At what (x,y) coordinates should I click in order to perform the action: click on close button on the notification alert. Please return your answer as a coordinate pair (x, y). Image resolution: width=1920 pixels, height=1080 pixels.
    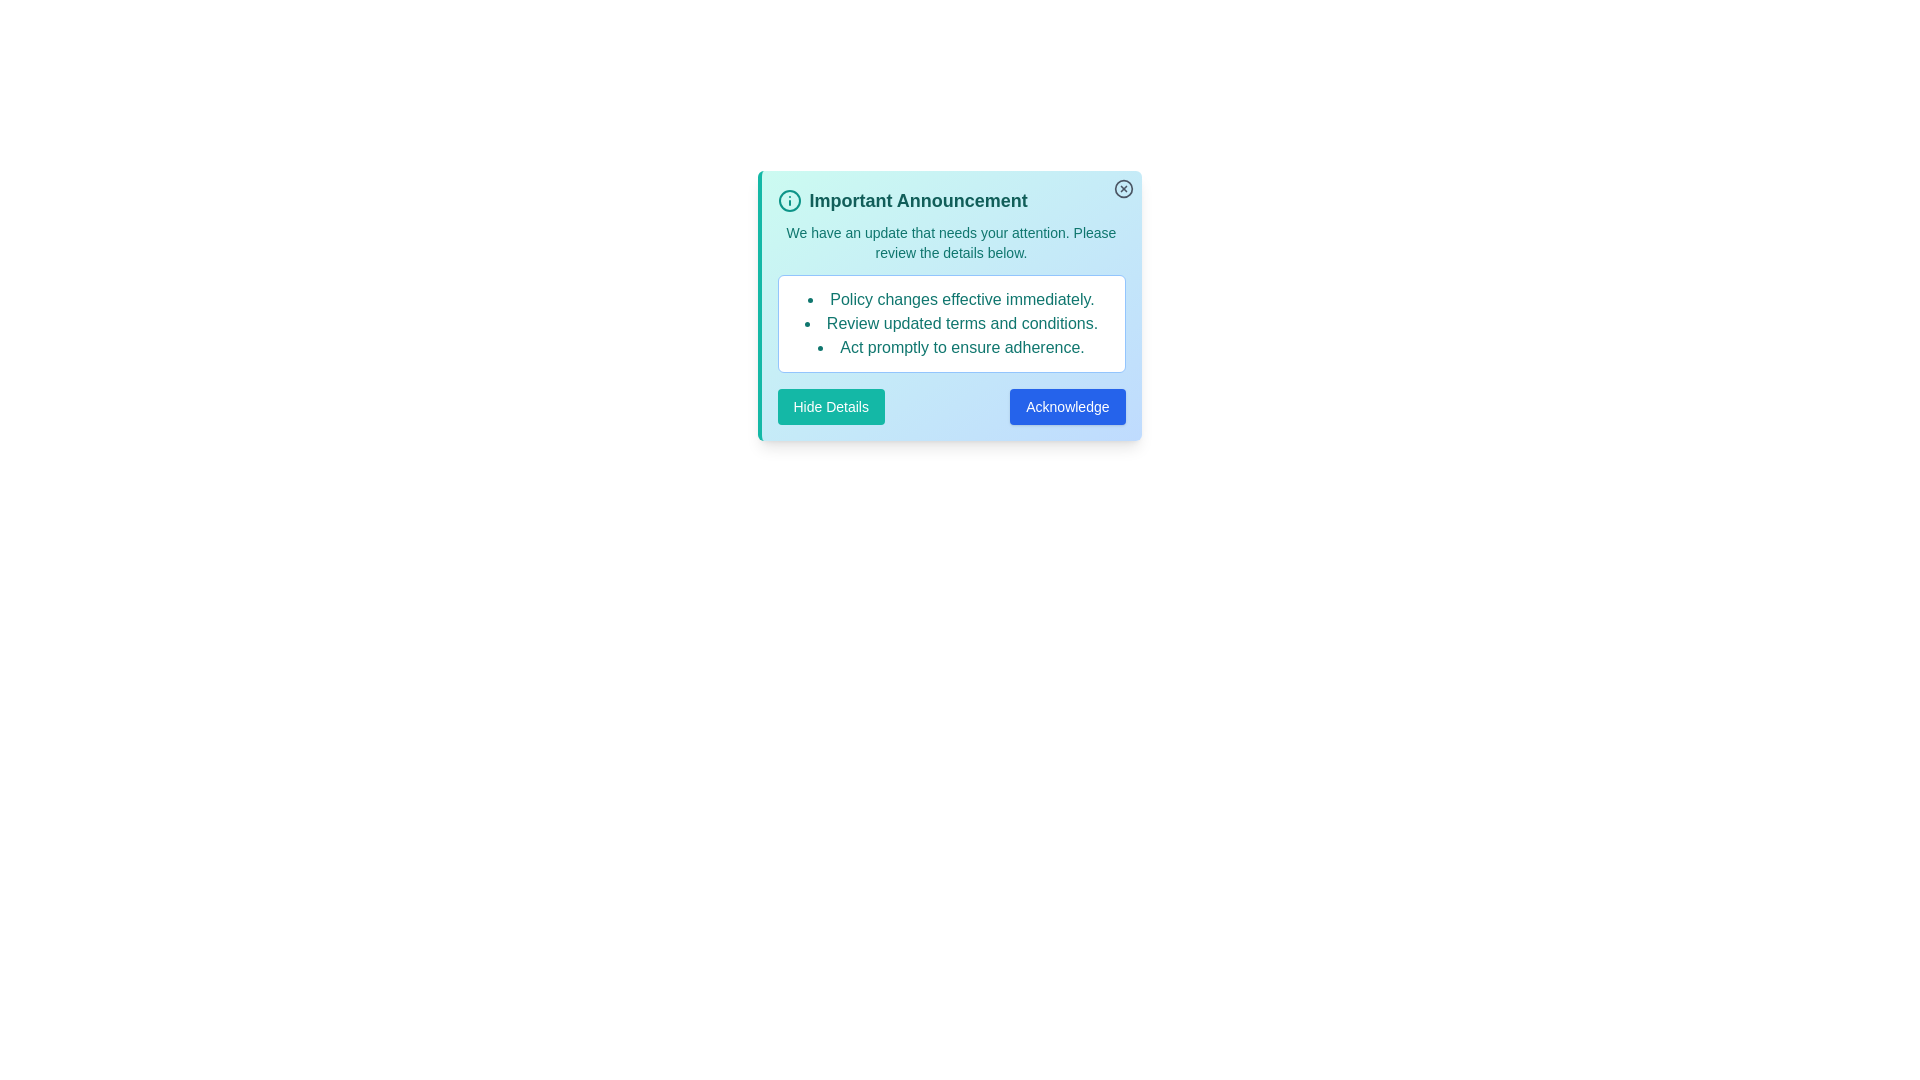
    Looking at the image, I should click on (1123, 189).